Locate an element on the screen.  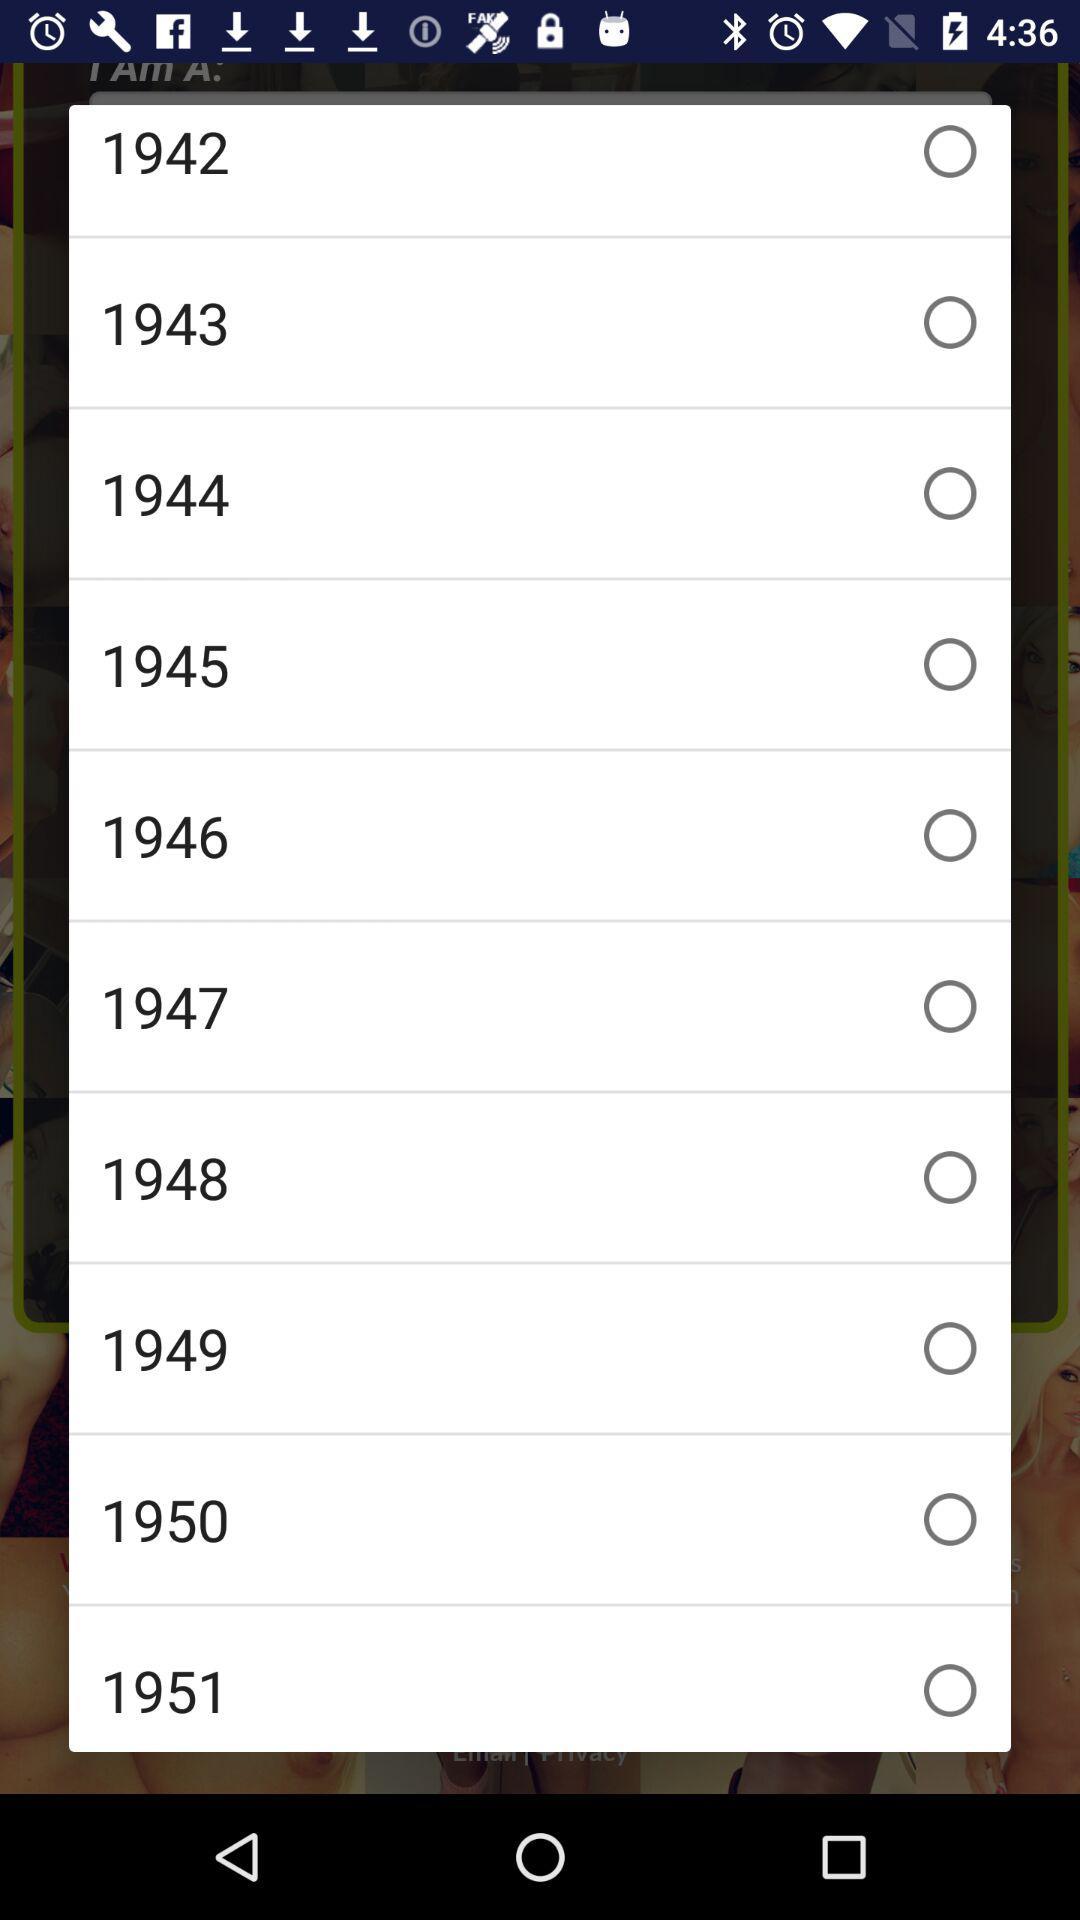
item below 1942 is located at coordinates (540, 322).